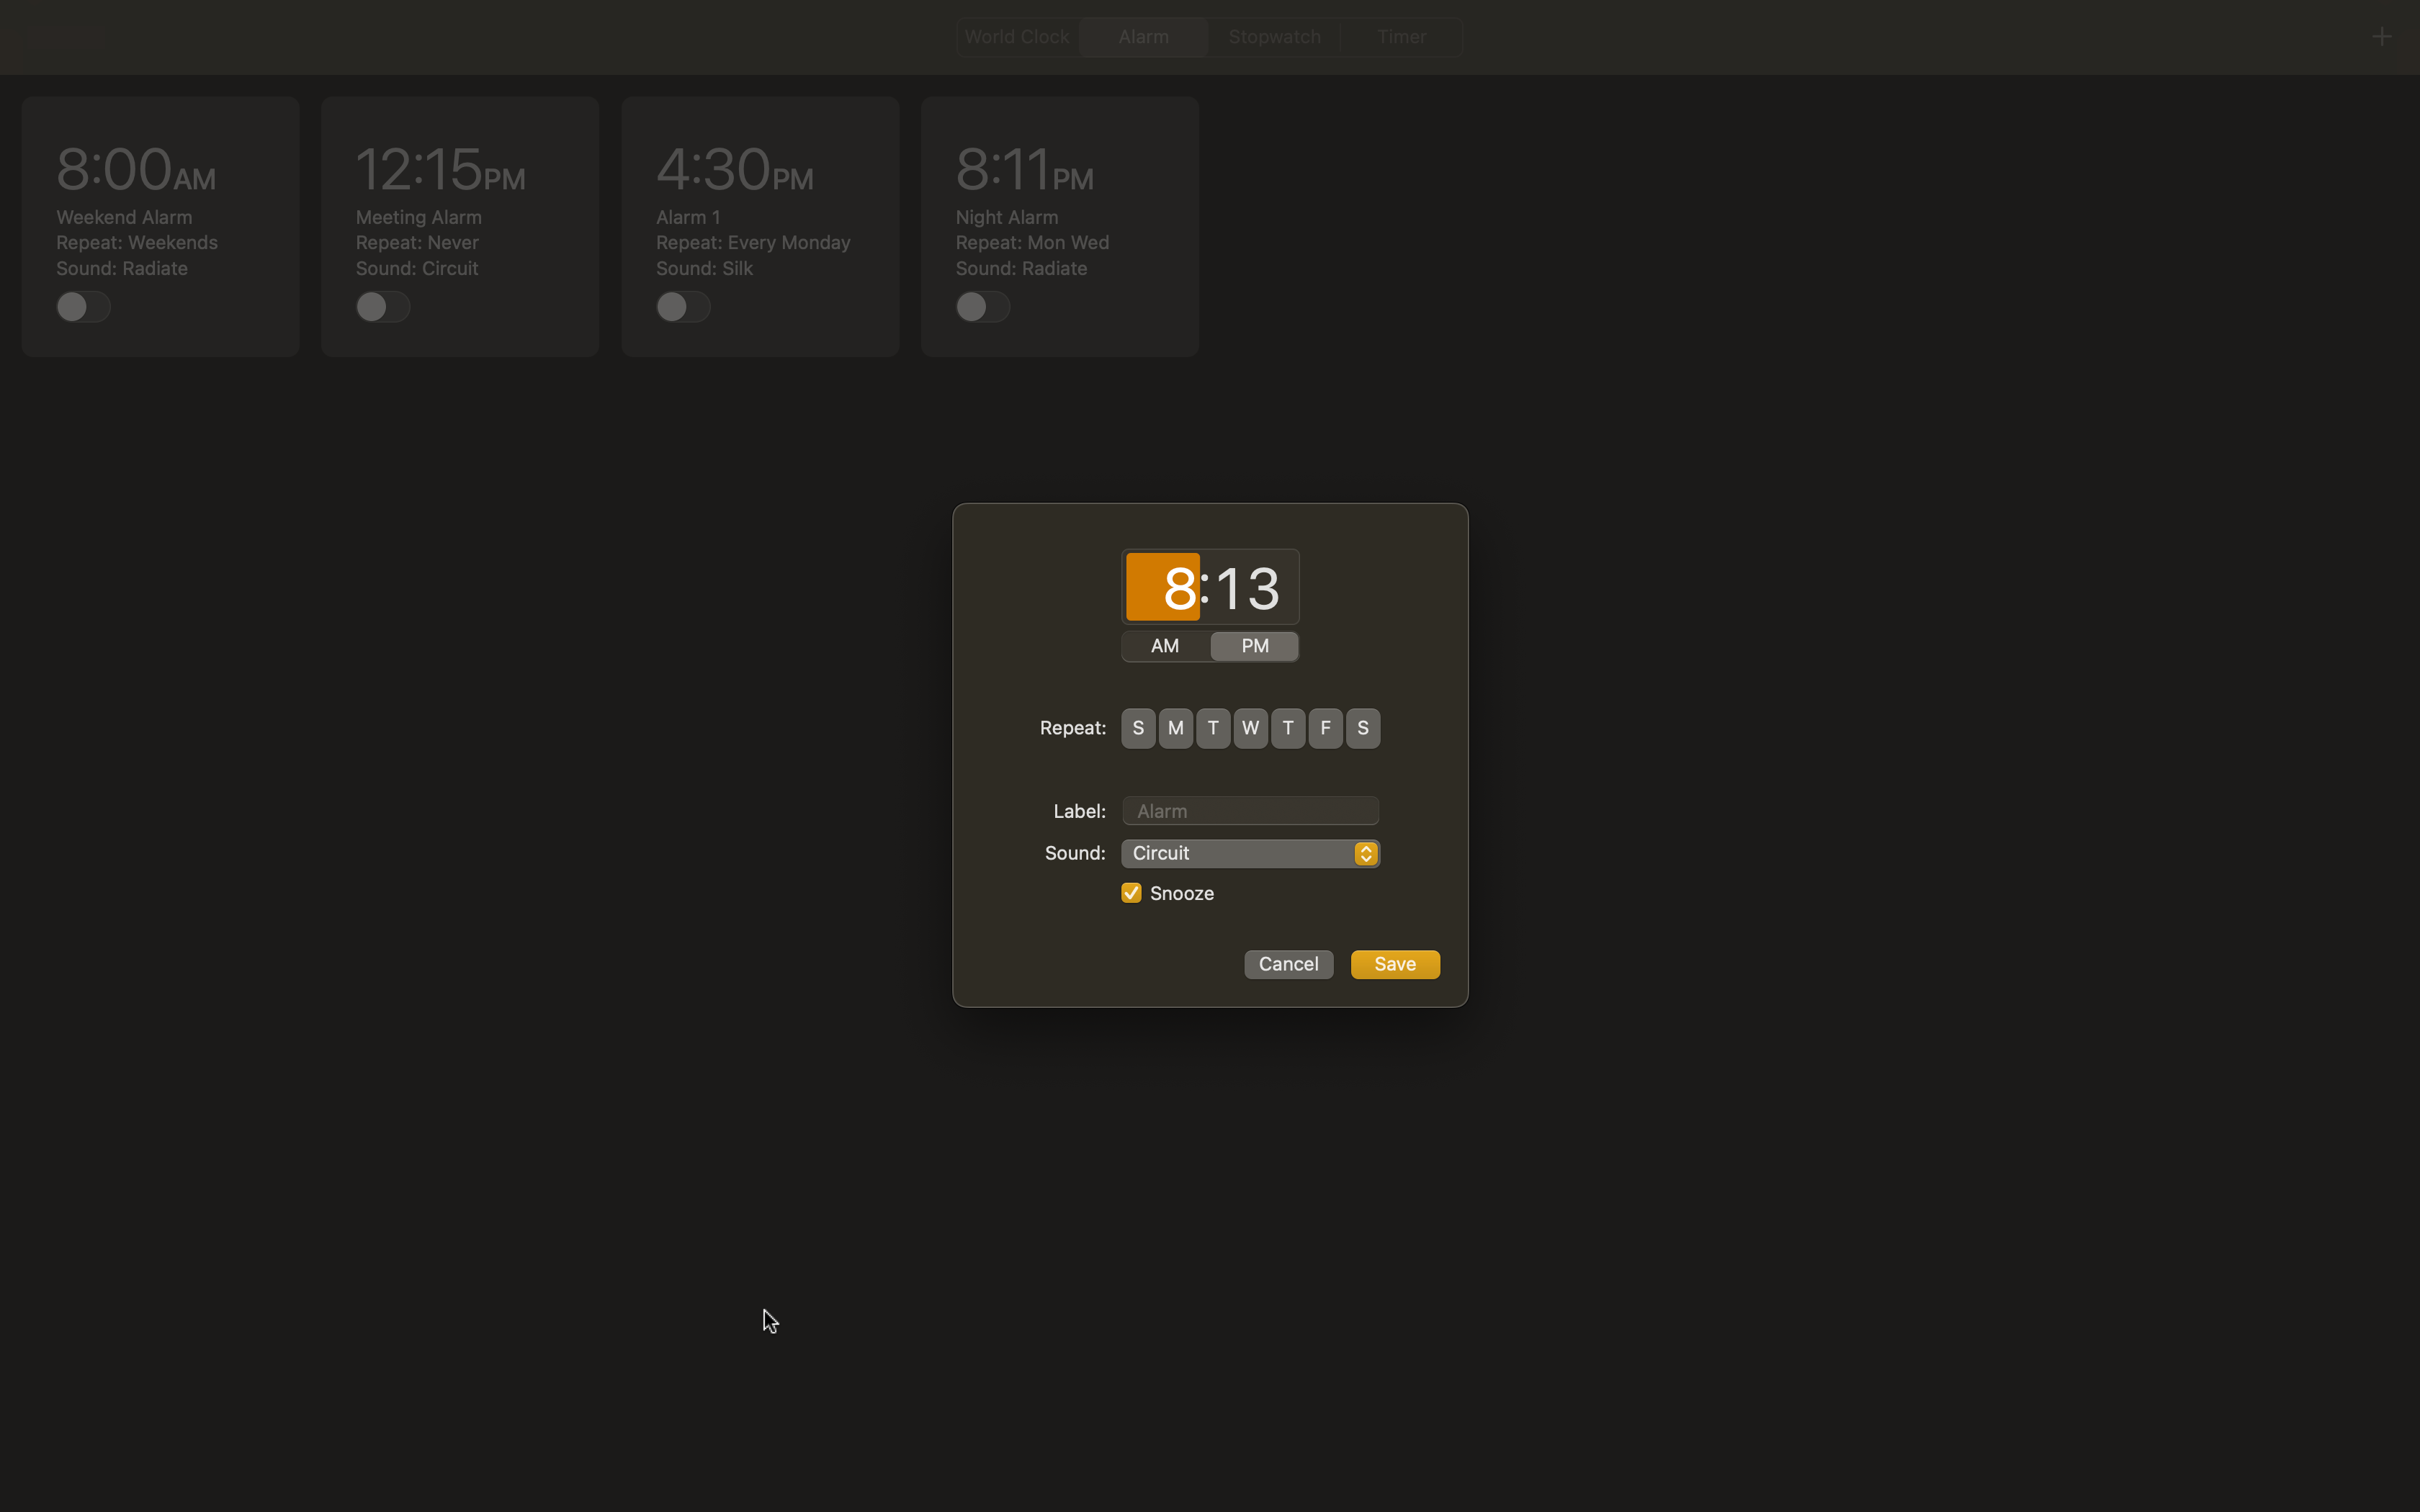 The height and width of the screenshot is (1512, 2420). What do you see at coordinates (1250, 807) in the screenshot?
I see `alarm name as "Lazy Day` at bounding box center [1250, 807].